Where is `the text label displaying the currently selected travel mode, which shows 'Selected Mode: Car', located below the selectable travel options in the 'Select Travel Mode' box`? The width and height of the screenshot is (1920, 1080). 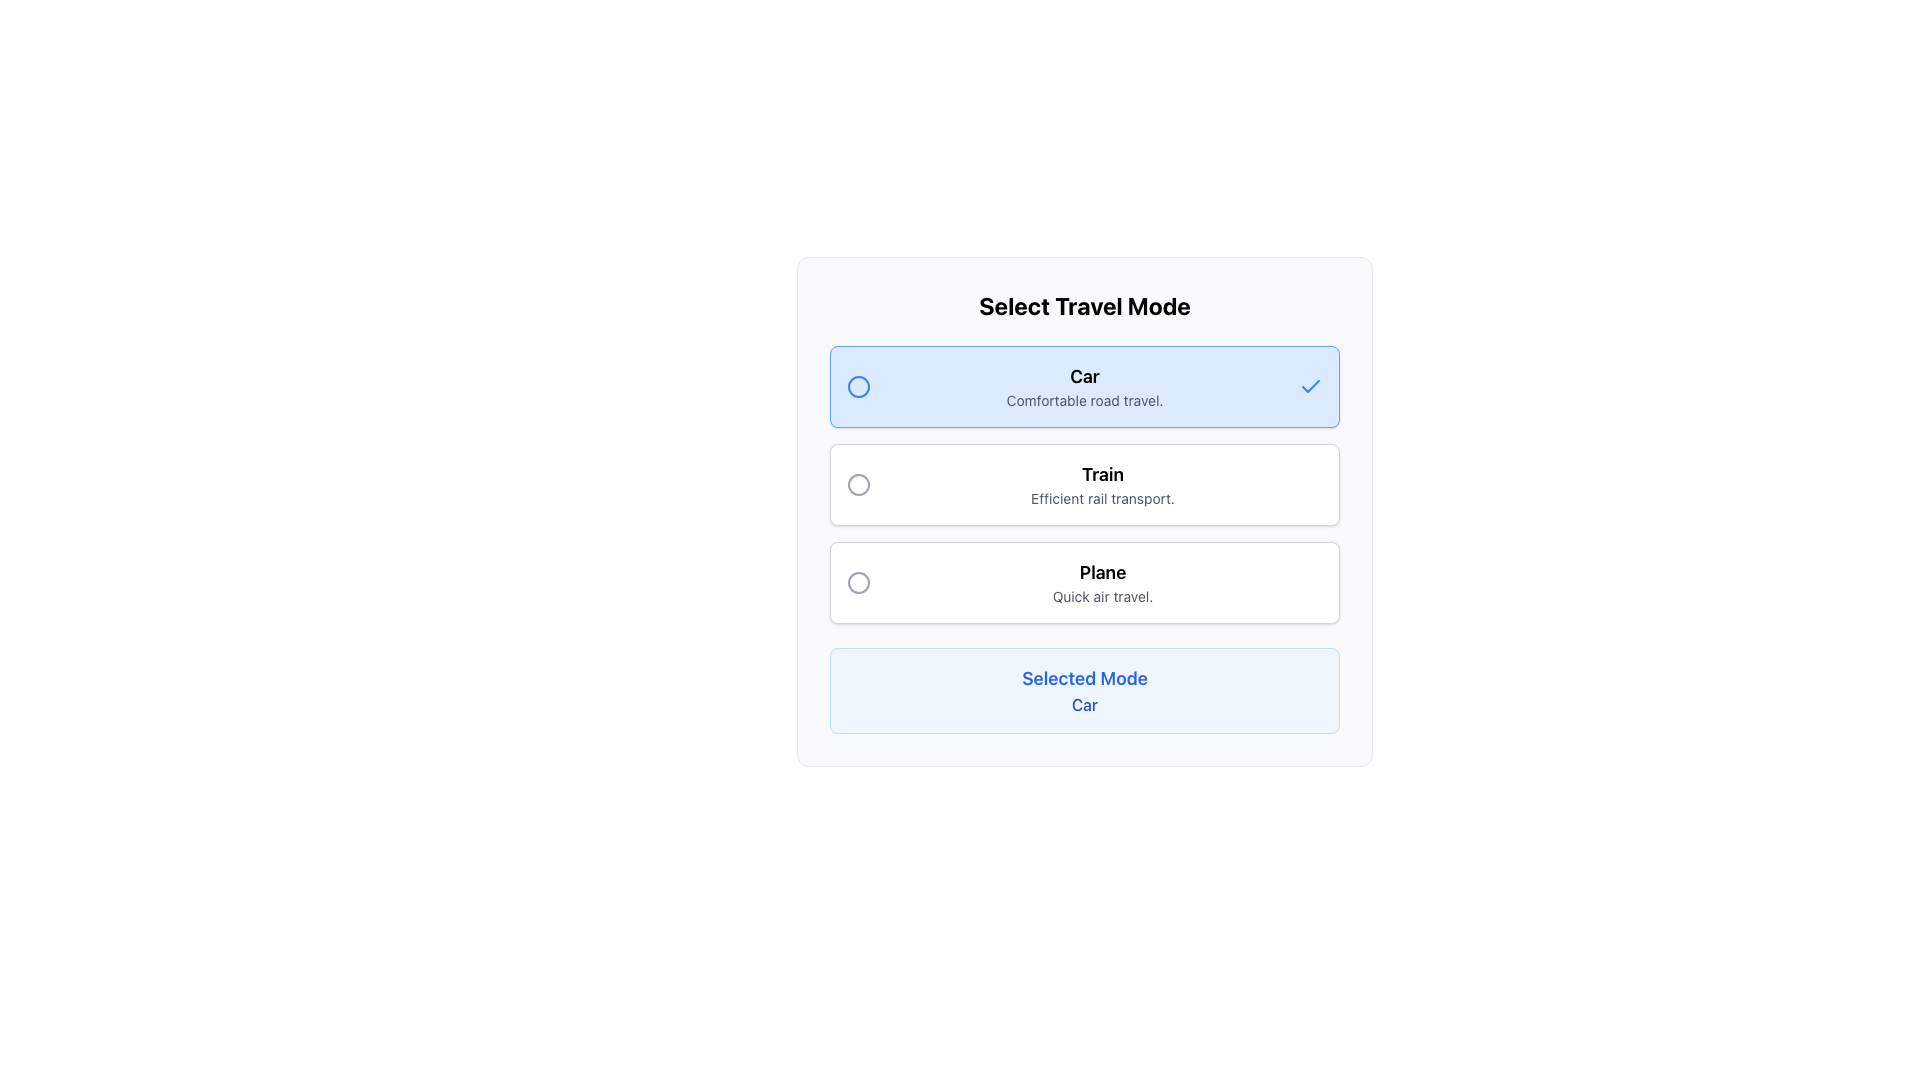 the text label displaying the currently selected travel mode, which shows 'Selected Mode: Car', located below the selectable travel options in the 'Select Travel Mode' box is located at coordinates (1083, 689).